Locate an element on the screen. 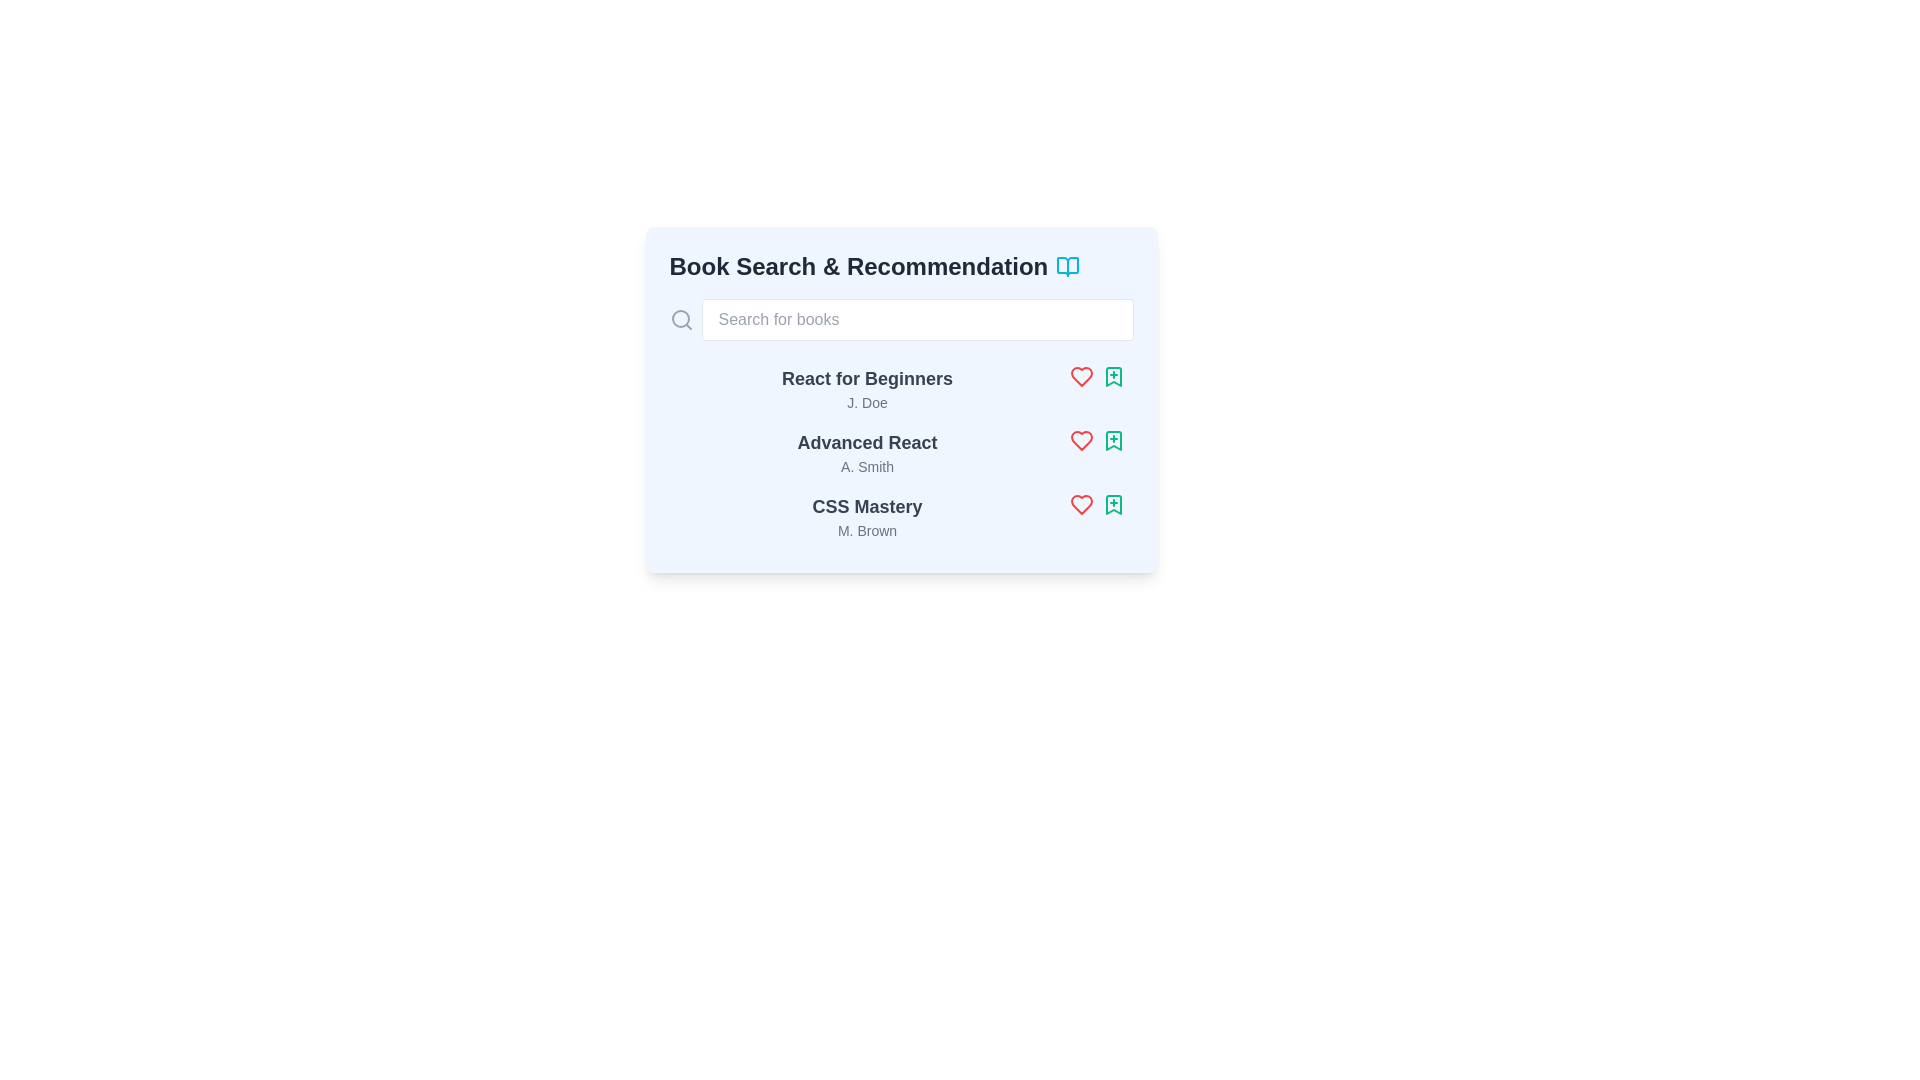 This screenshot has height=1080, width=1920. the innermost circular component of the search icon, which represents the lens of the magnifying glass is located at coordinates (680, 318).